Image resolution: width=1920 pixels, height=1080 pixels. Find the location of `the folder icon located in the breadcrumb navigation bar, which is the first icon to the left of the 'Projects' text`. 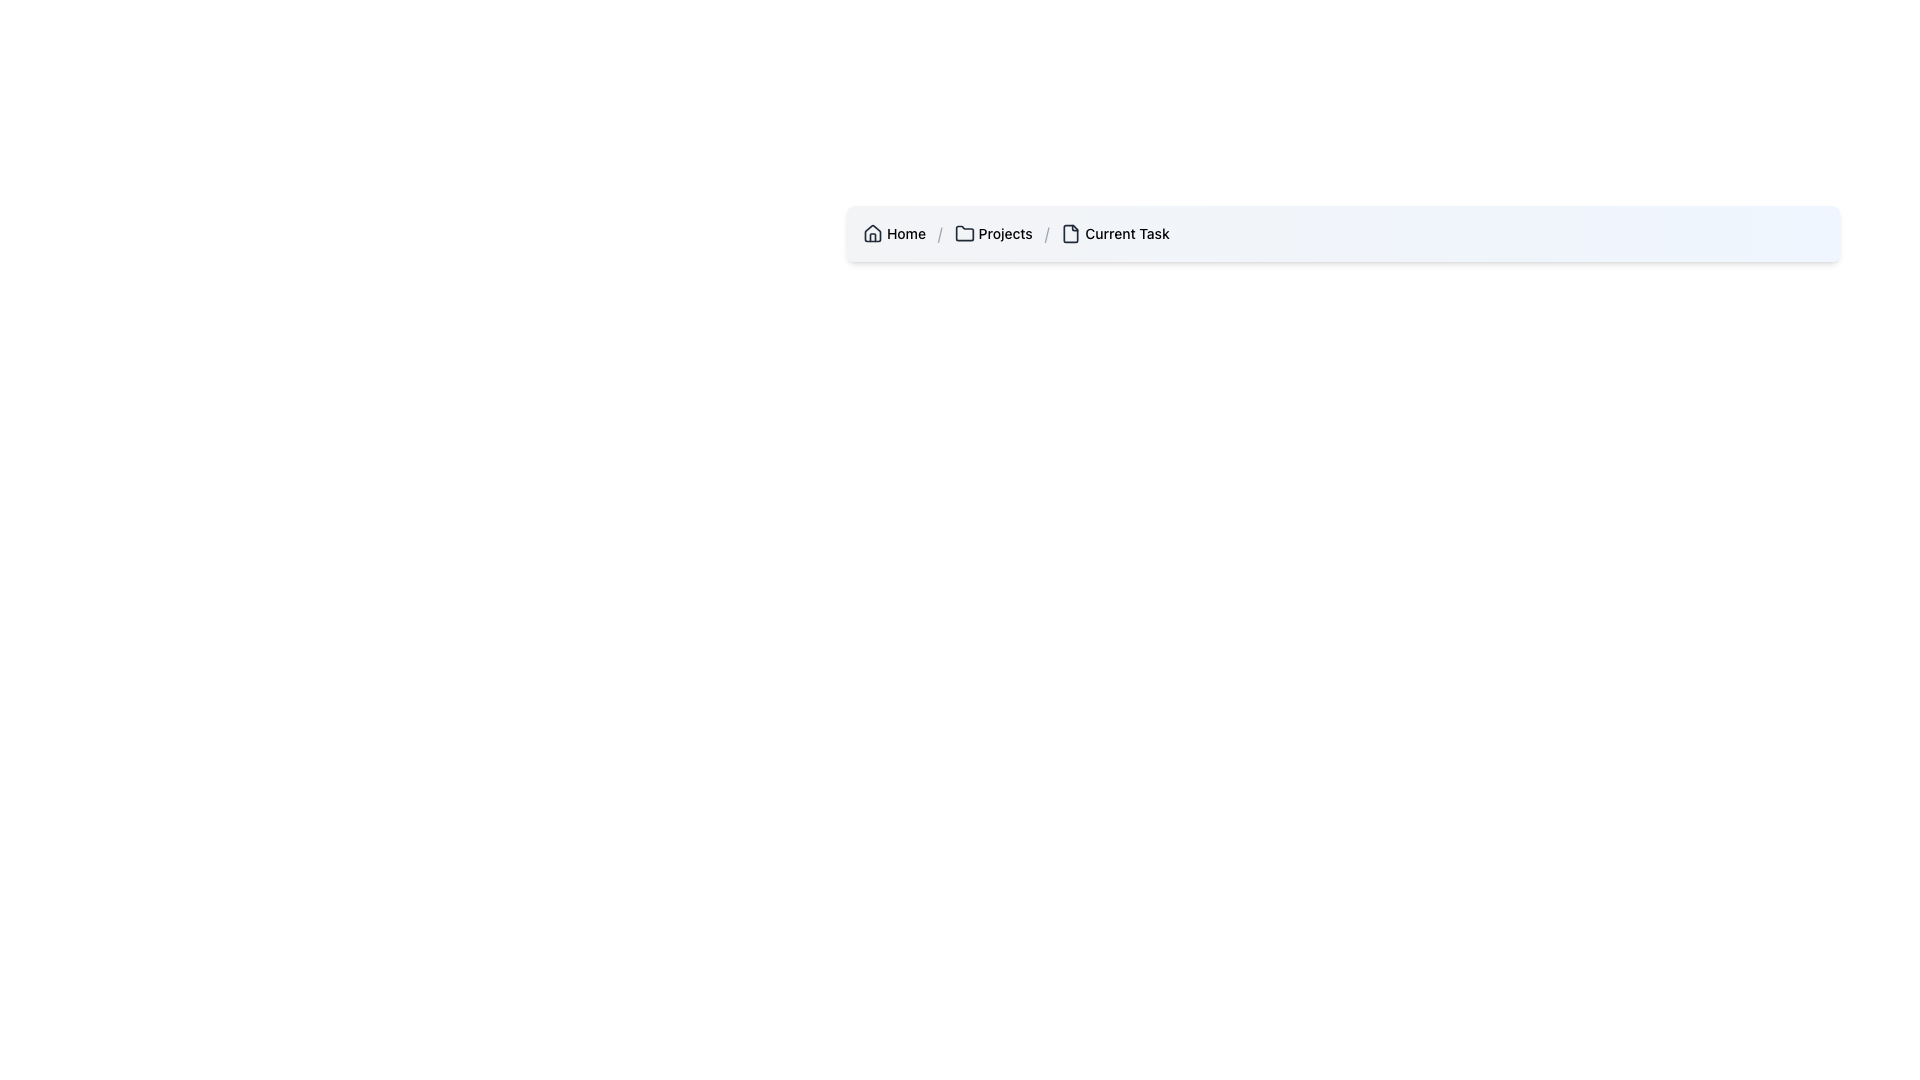

the folder icon located in the breadcrumb navigation bar, which is the first icon to the left of the 'Projects' text is located at coordinates (964, 233).